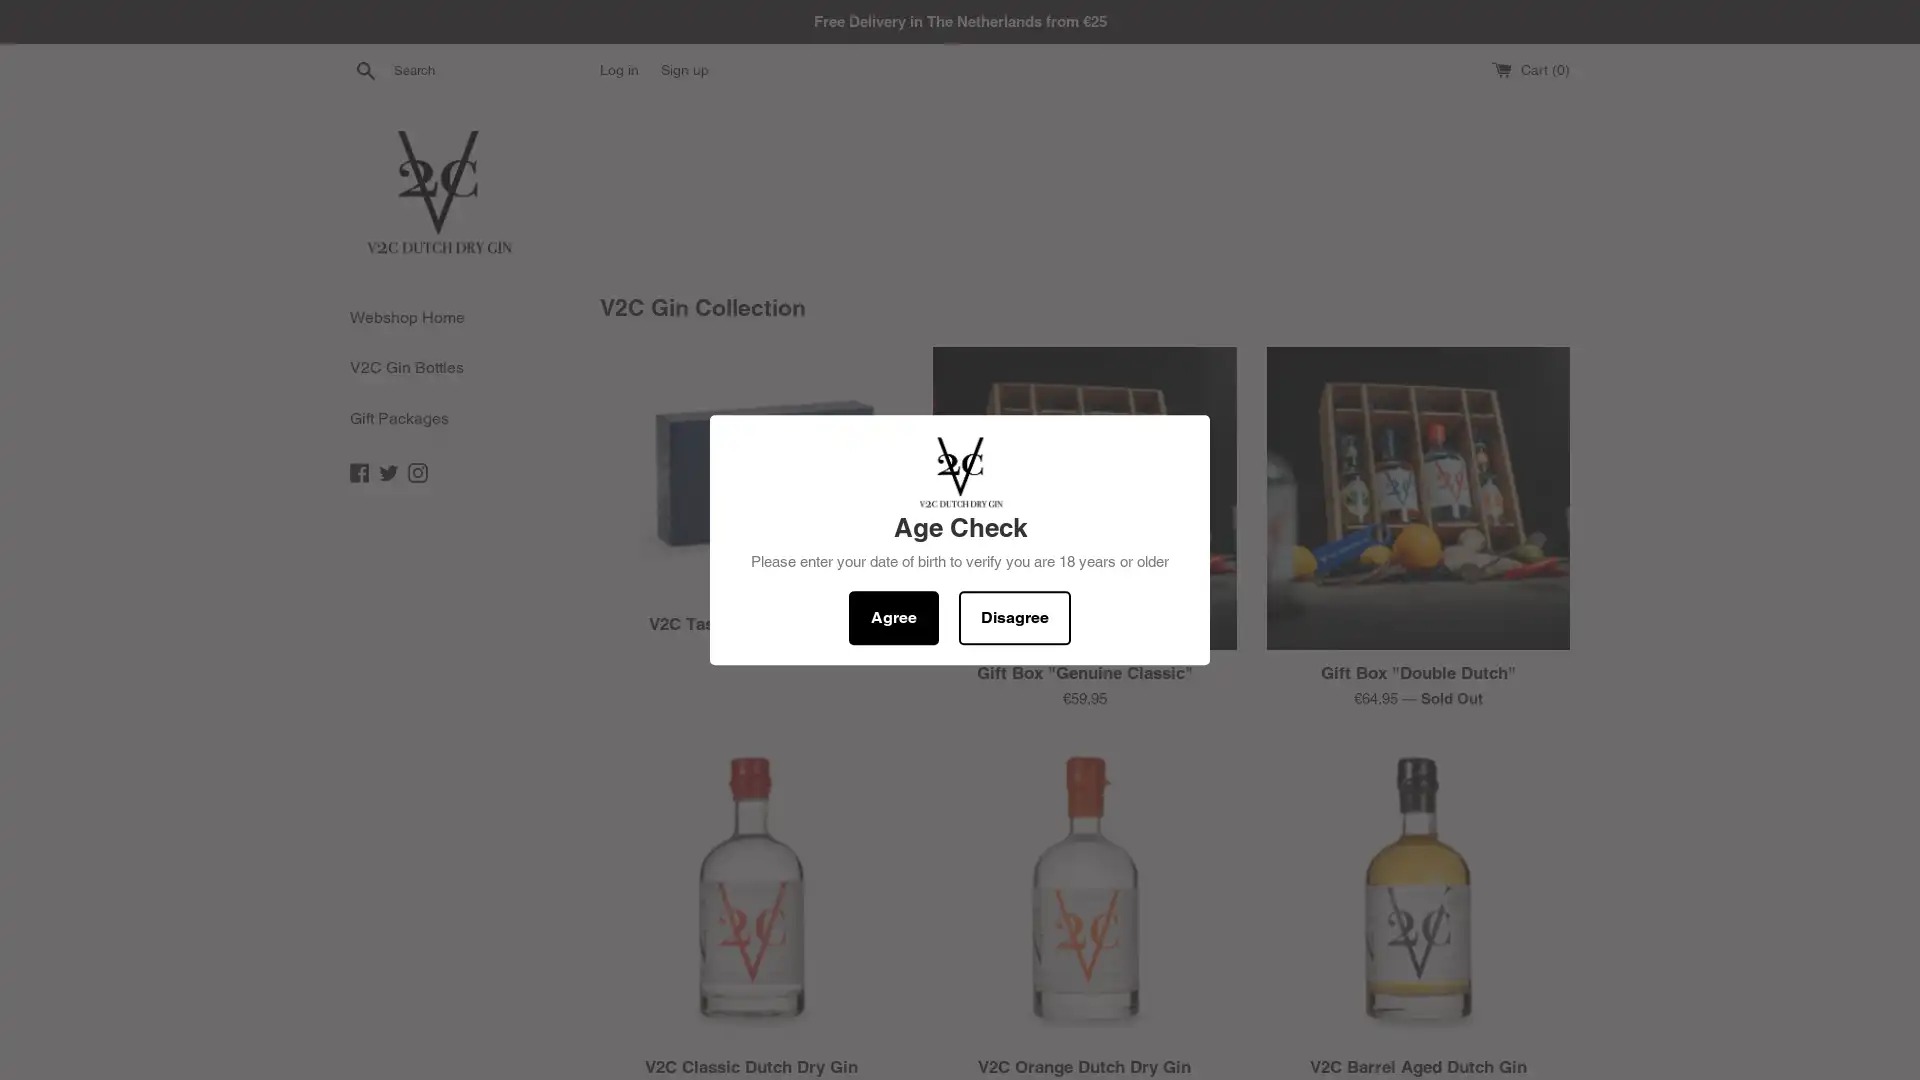 This screenshot has width=1920, height=1080. Describe the element at coordinates (892, 616) in the screenshot. I see `Agree` at that location.